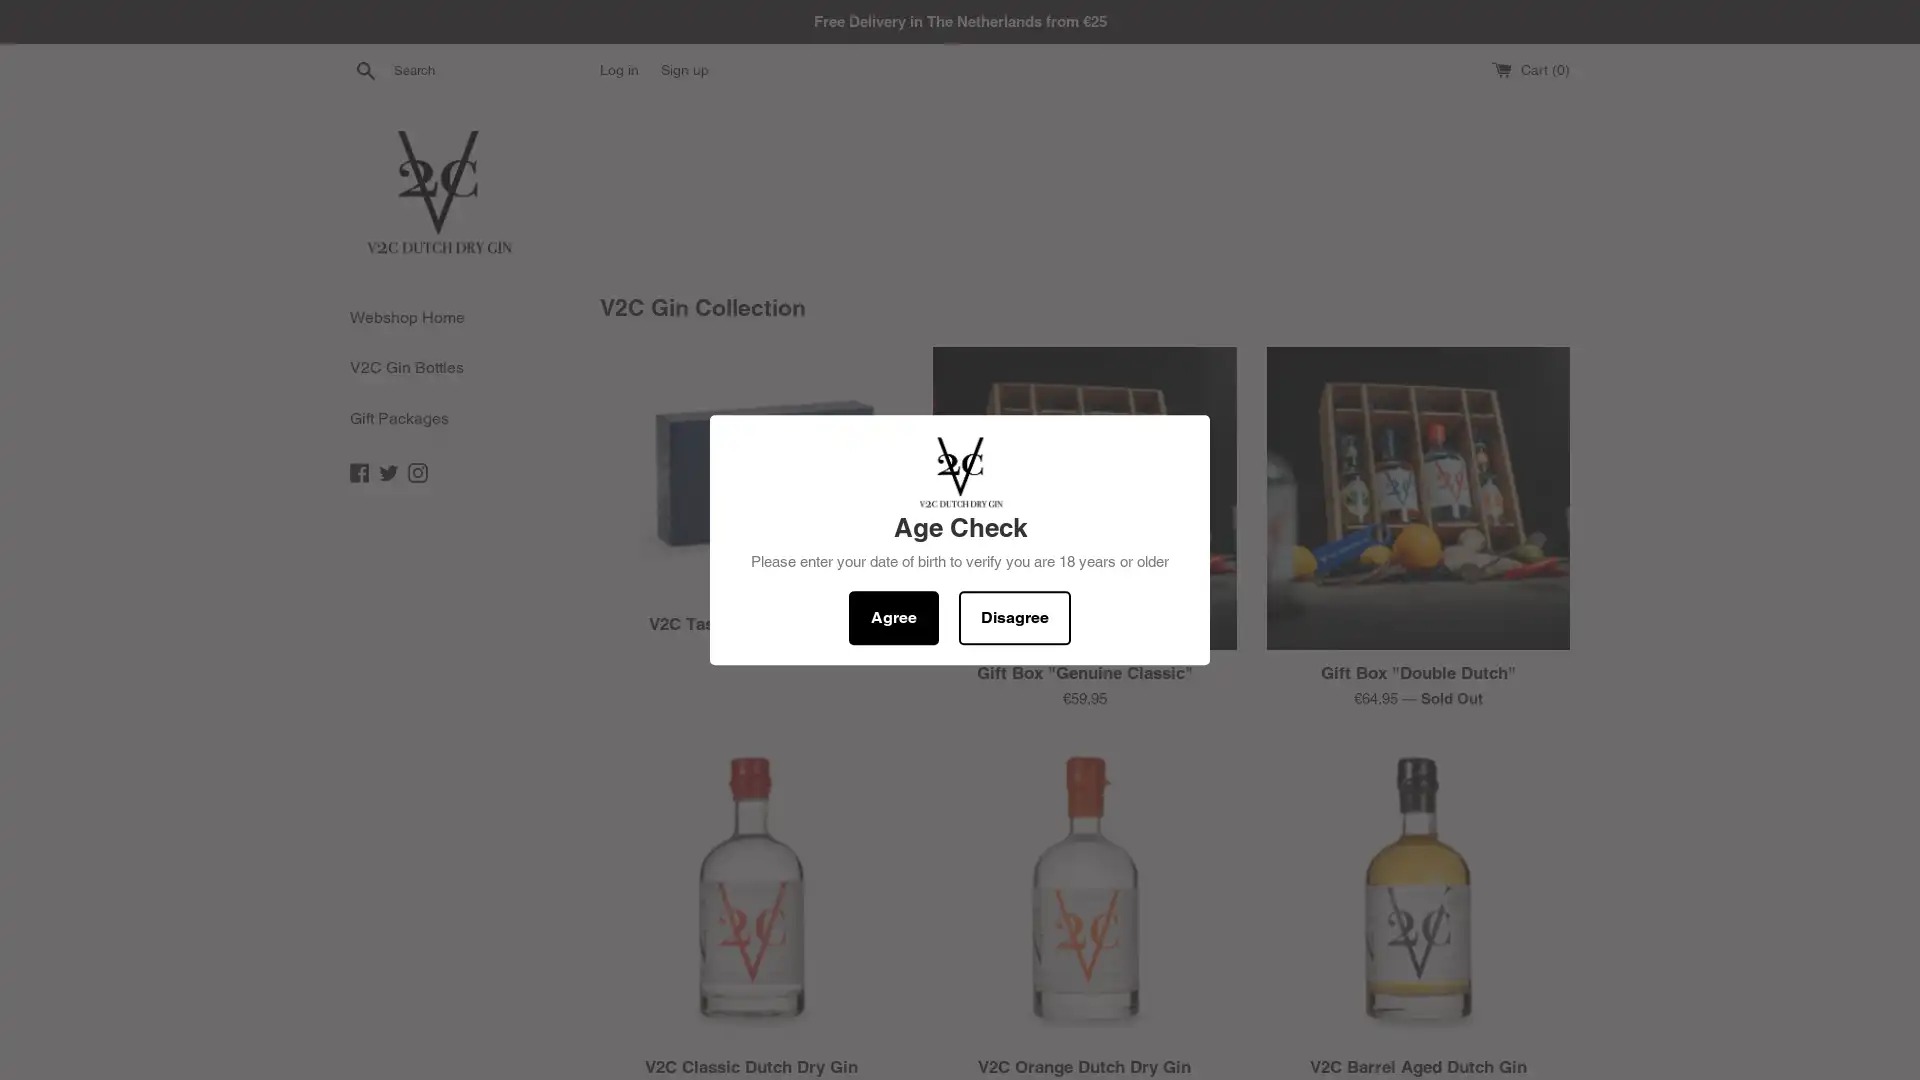 This screenshot has width=1920, height=1080. Describe the element at coordinates (892, 616) in the screenshot. I see `Agree` at that location.